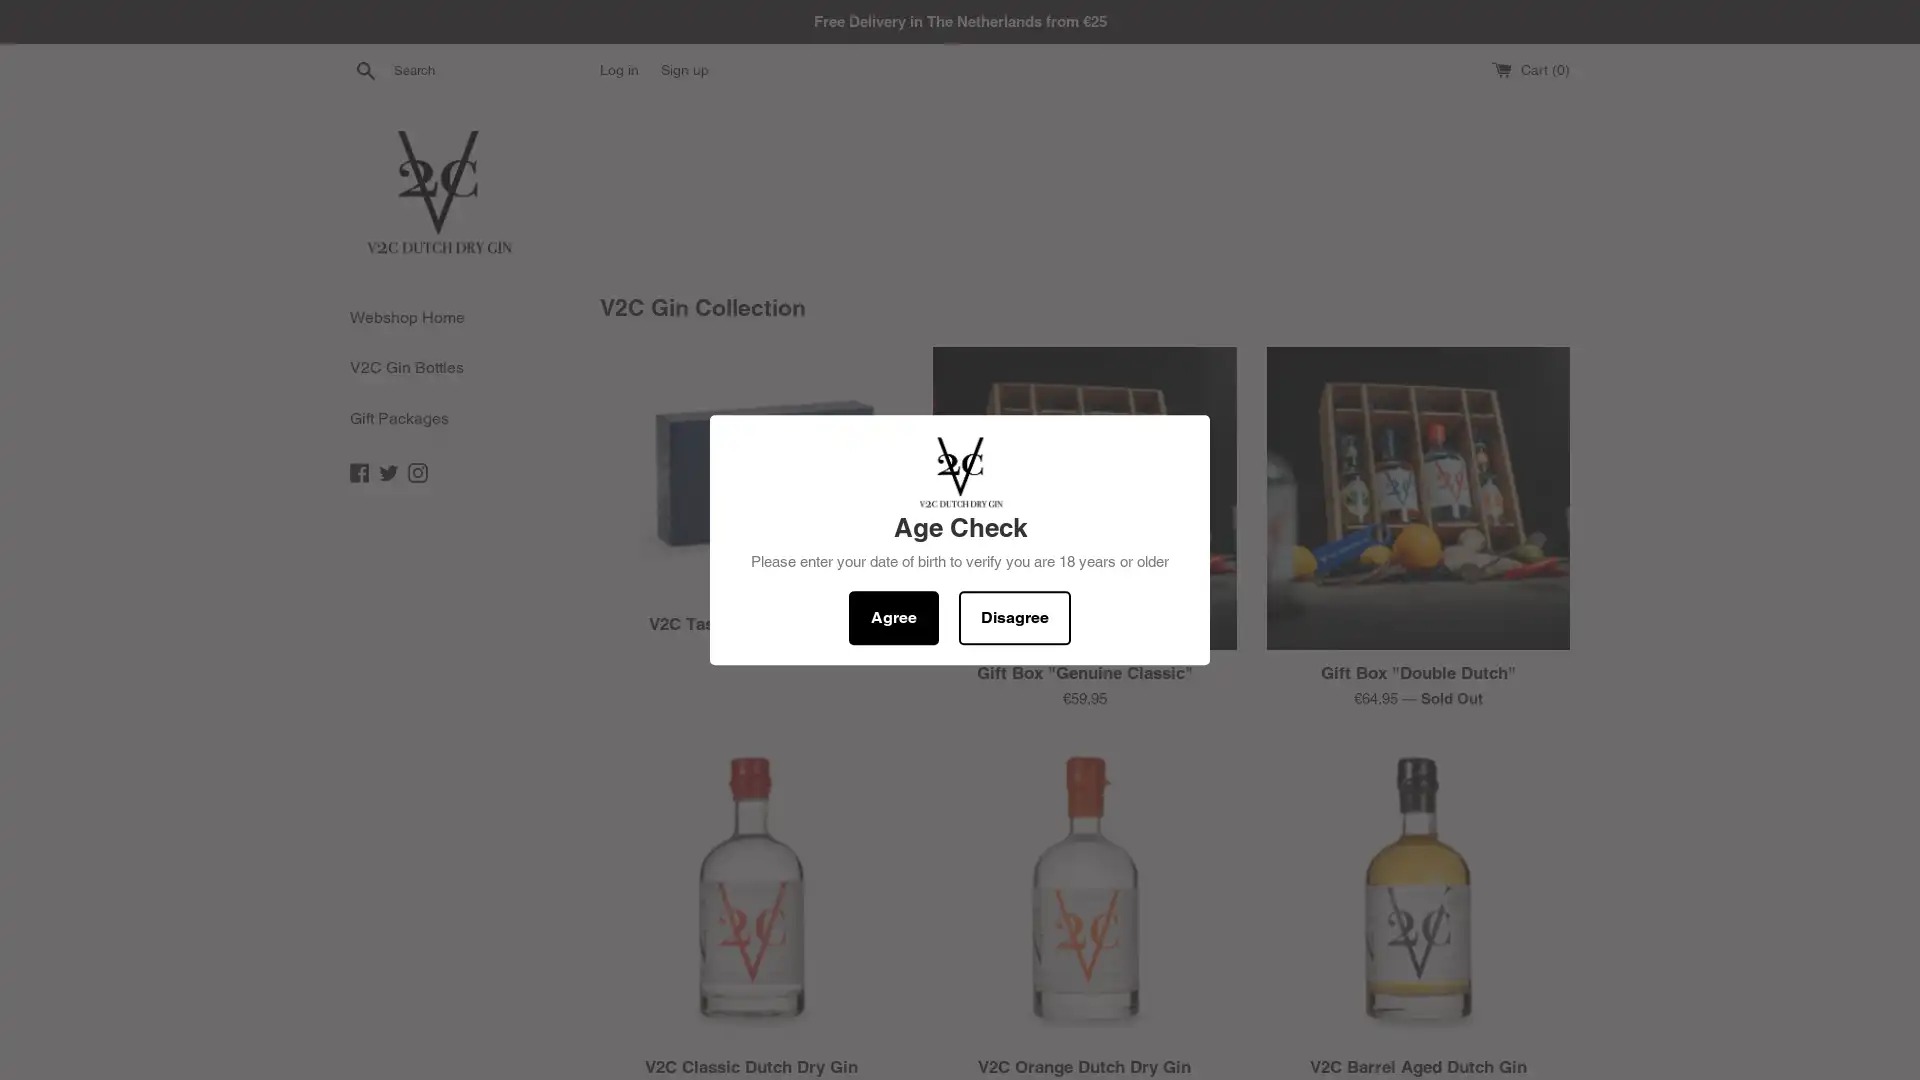 This screenshot has width=1920, height=1080. Describe the element at coordinates (892, 616) in the screenshot. I see `Agree` at that location.